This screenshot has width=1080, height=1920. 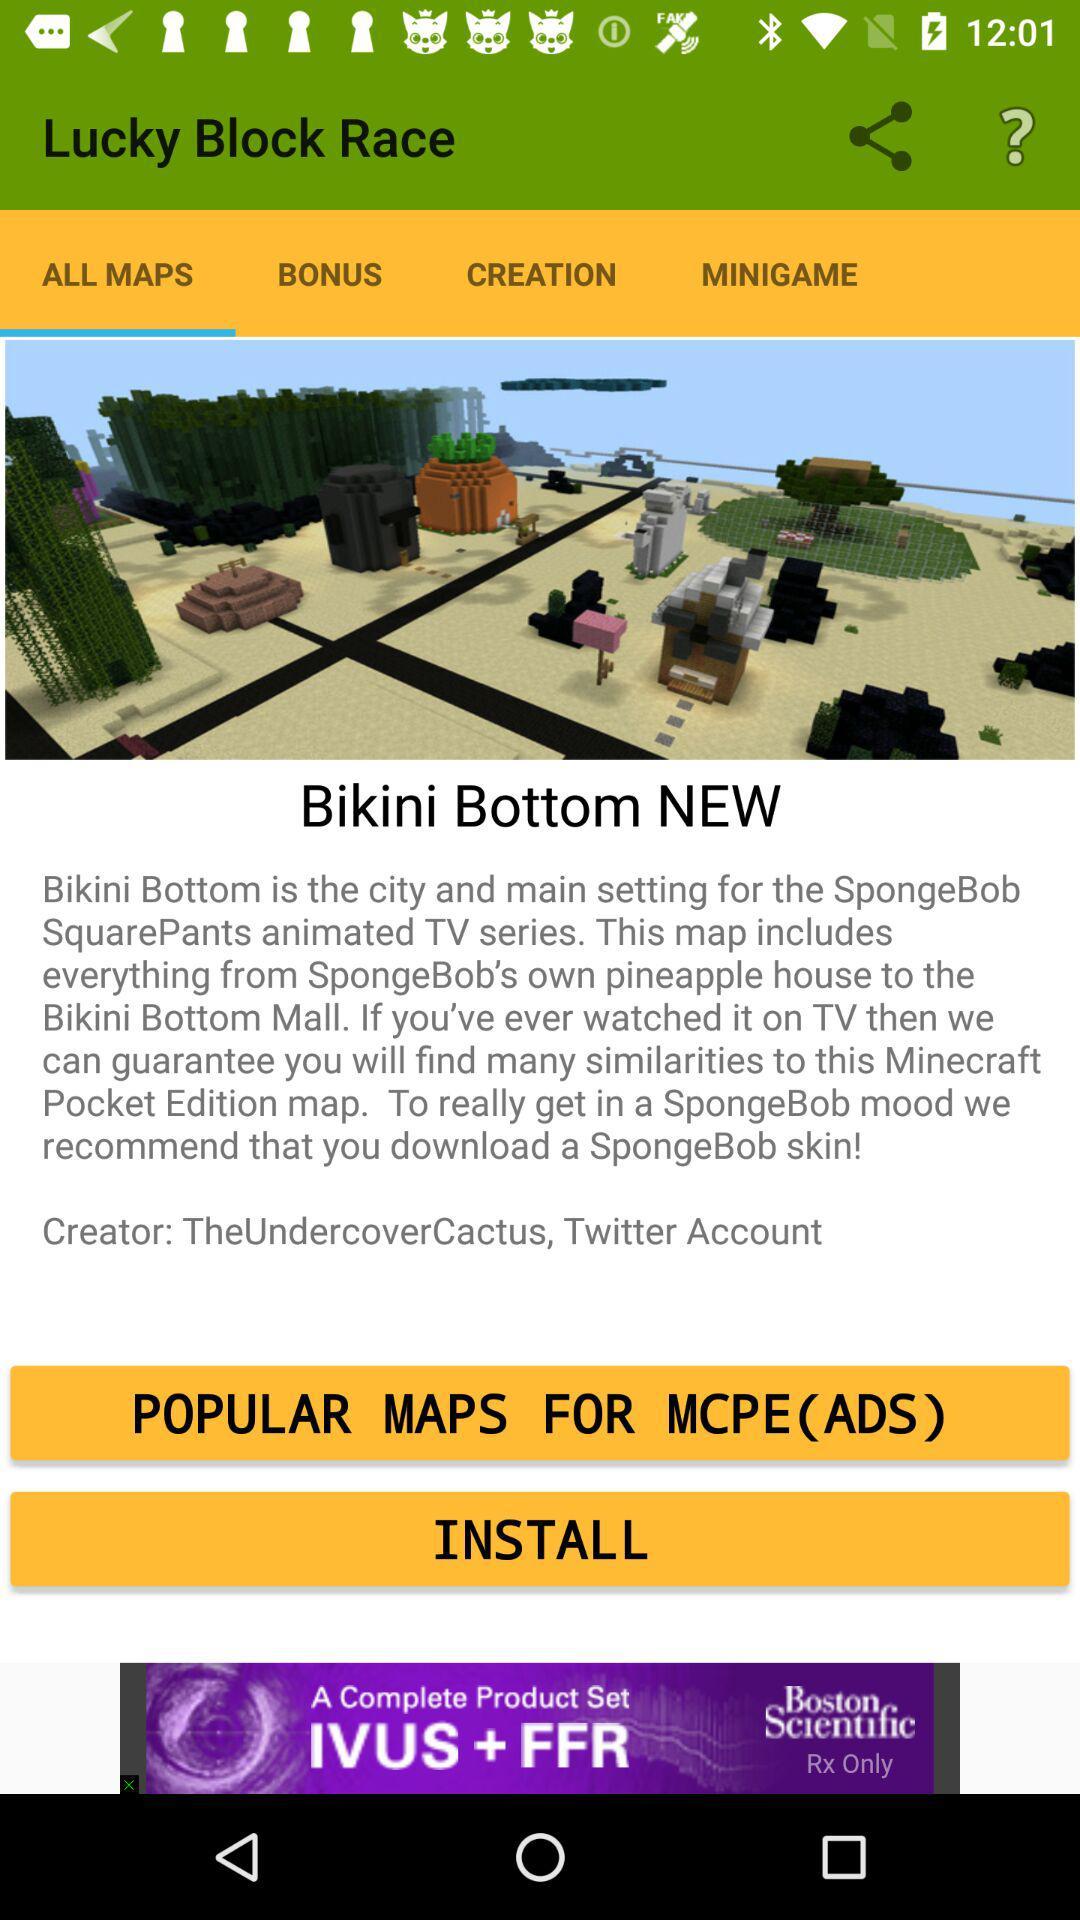 I want to click on the app to the left of minigame app, so click(x=541, y=272).